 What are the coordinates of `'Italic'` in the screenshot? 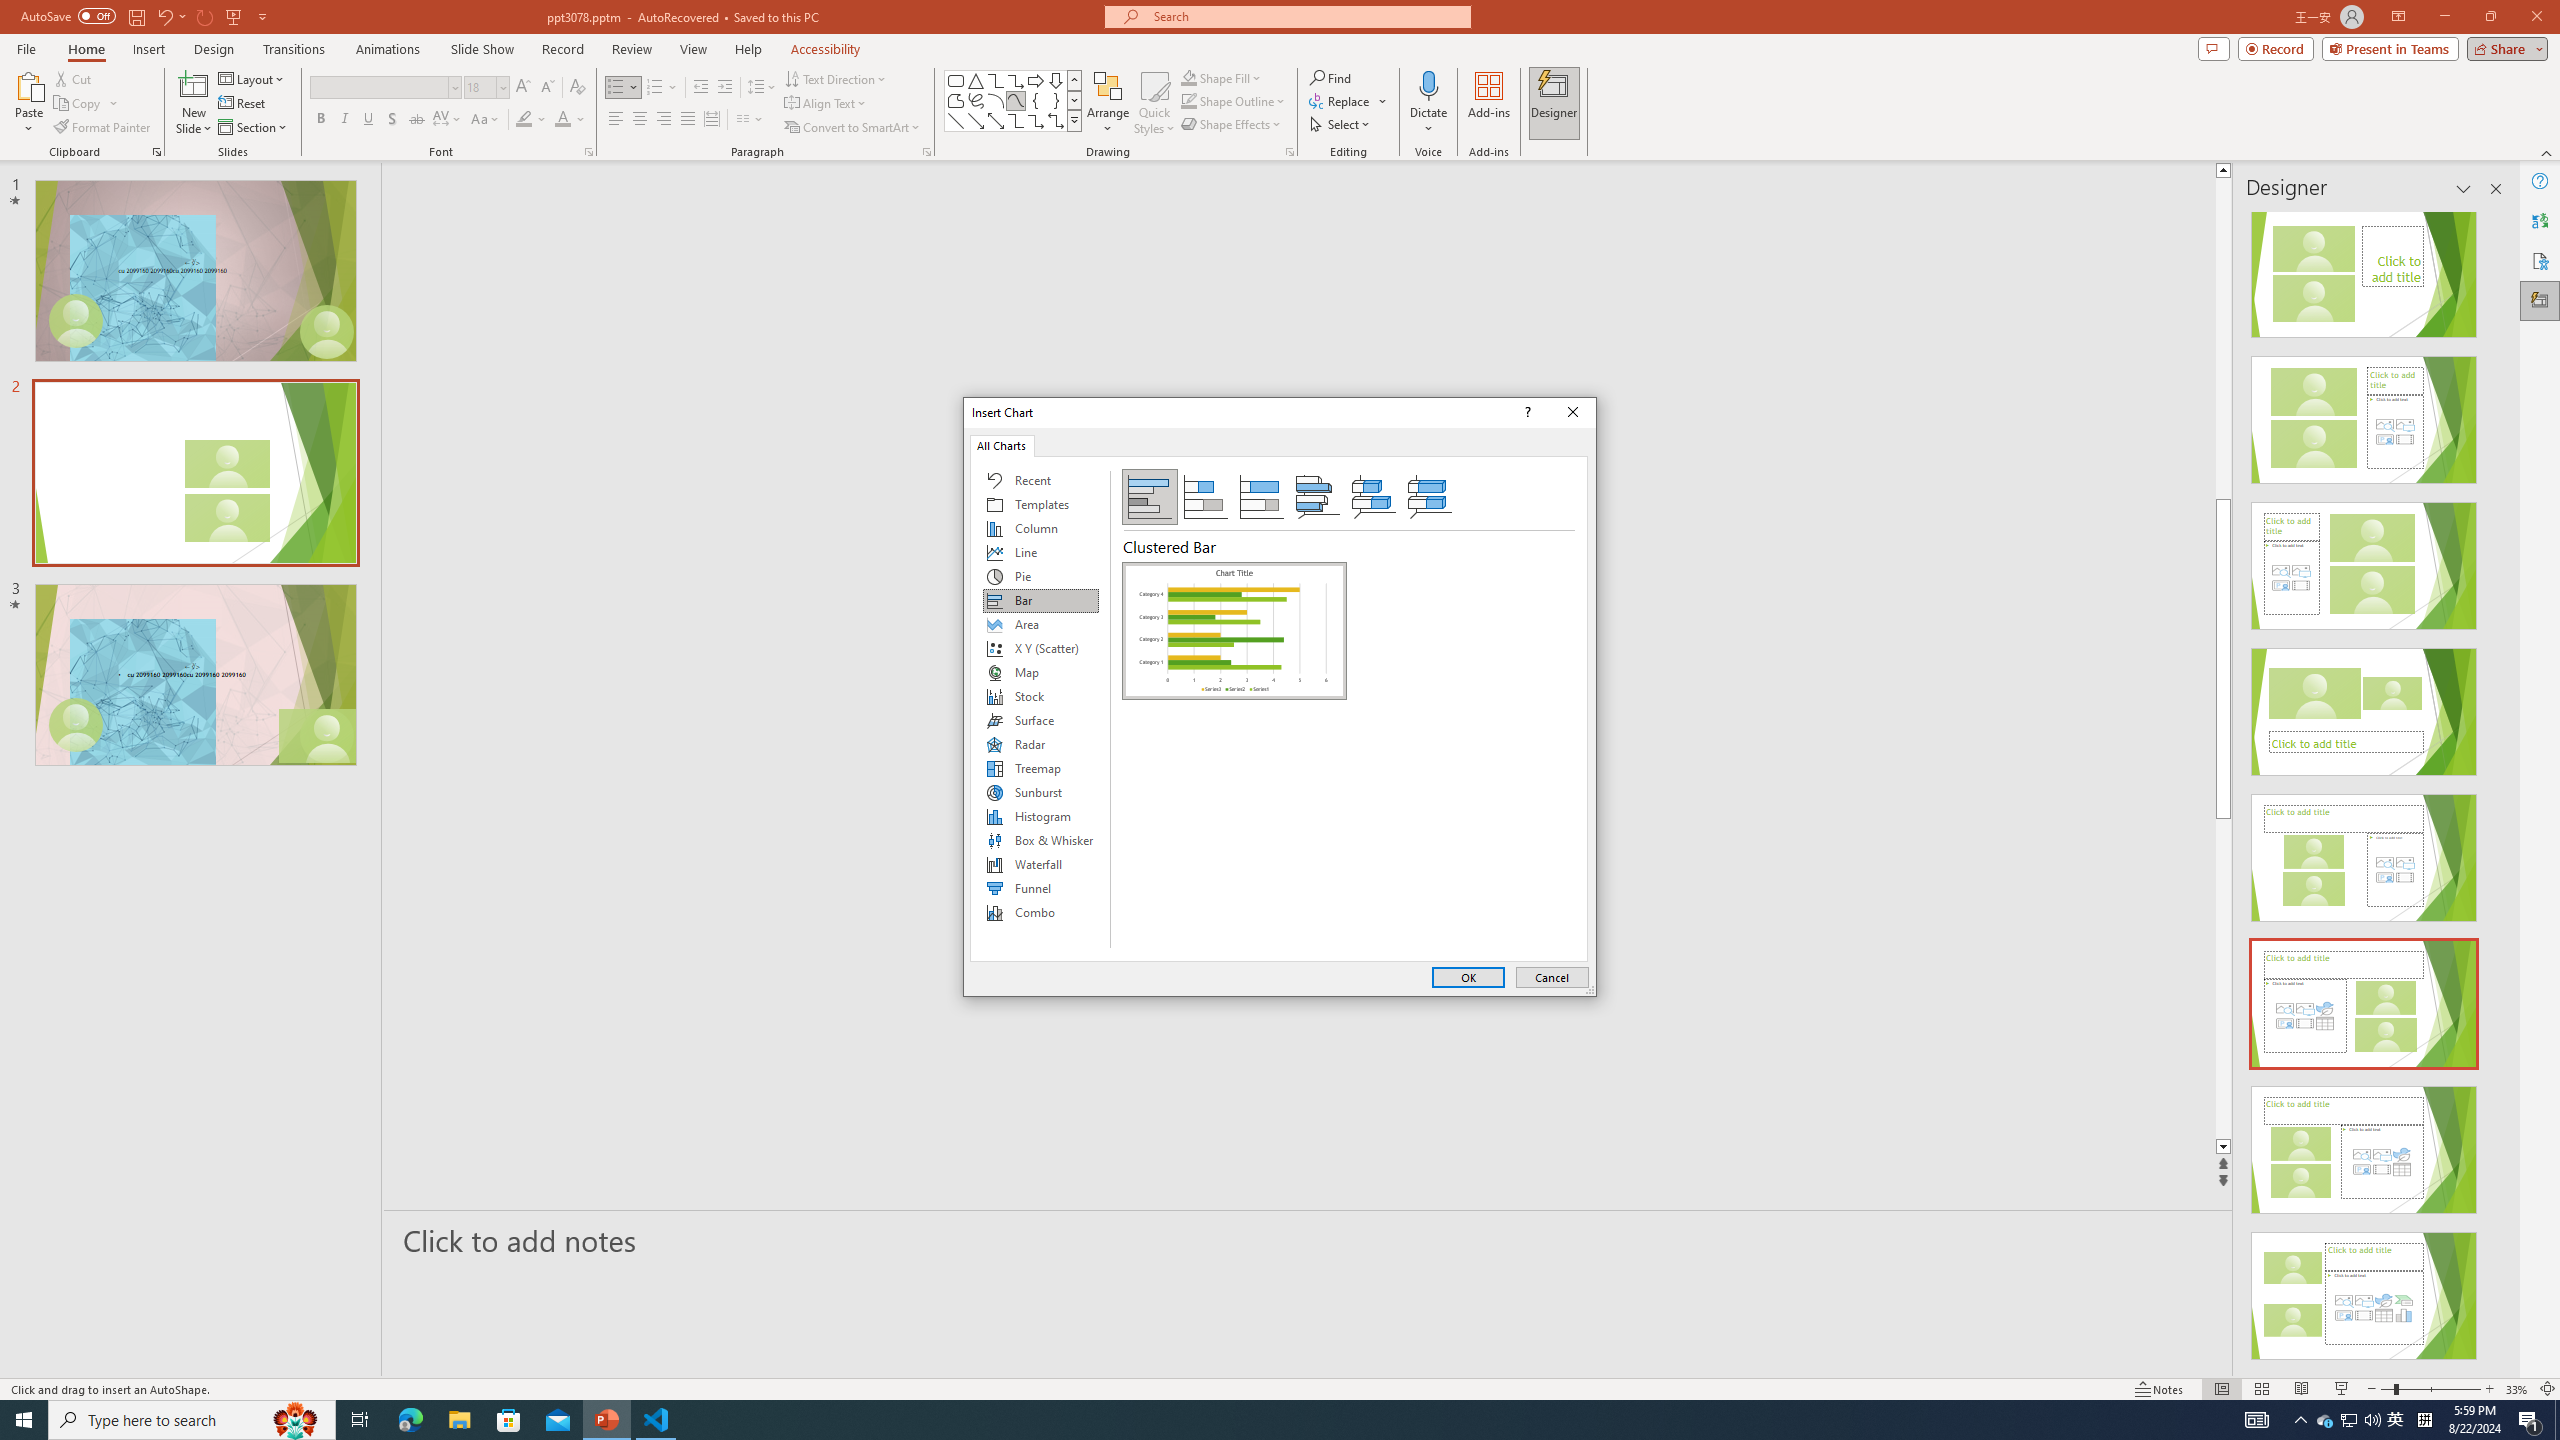 It's located at (343, 118).